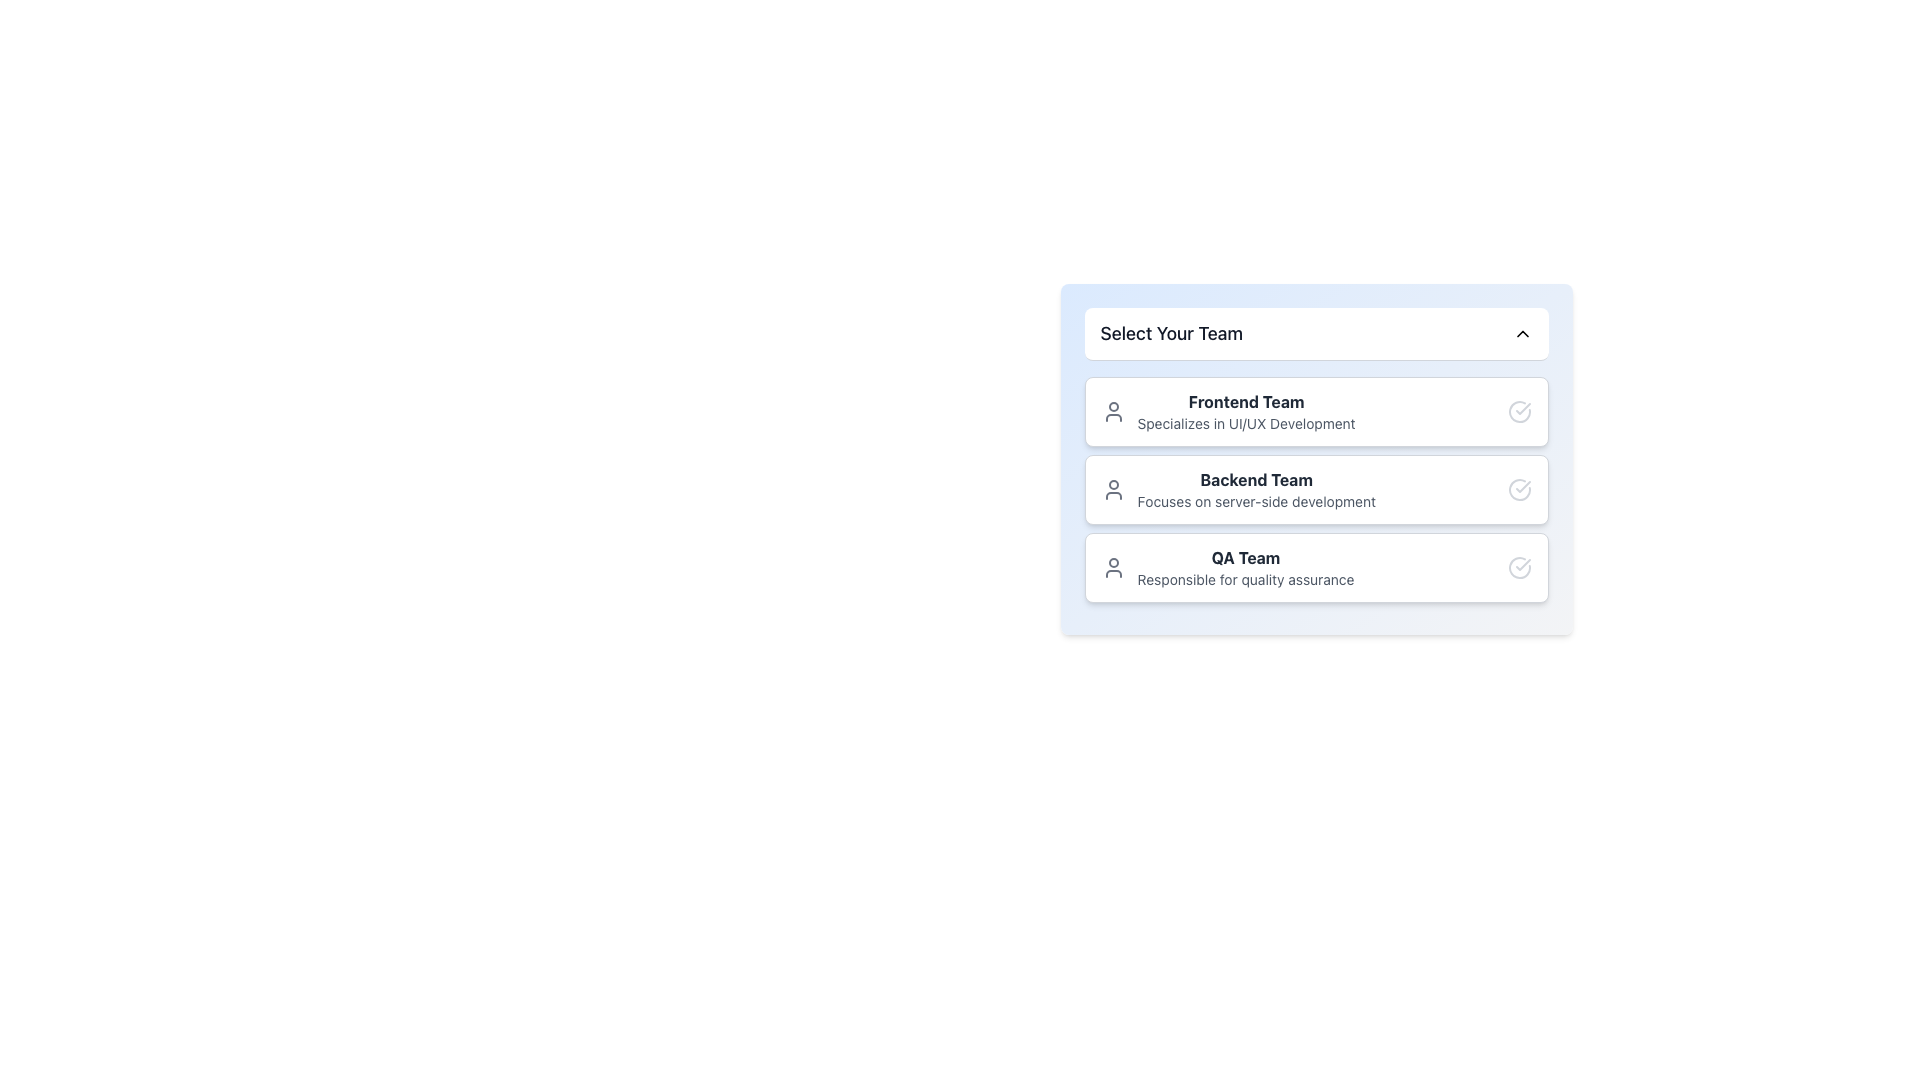 This screenshot has width=1920, height=1080. I want to click on the completion icon located at the far-right of the 'QA Team' row in the 'Select Your Team' menu, which visually indicates that the QA Team is acknowledged, so click(1519, 567).